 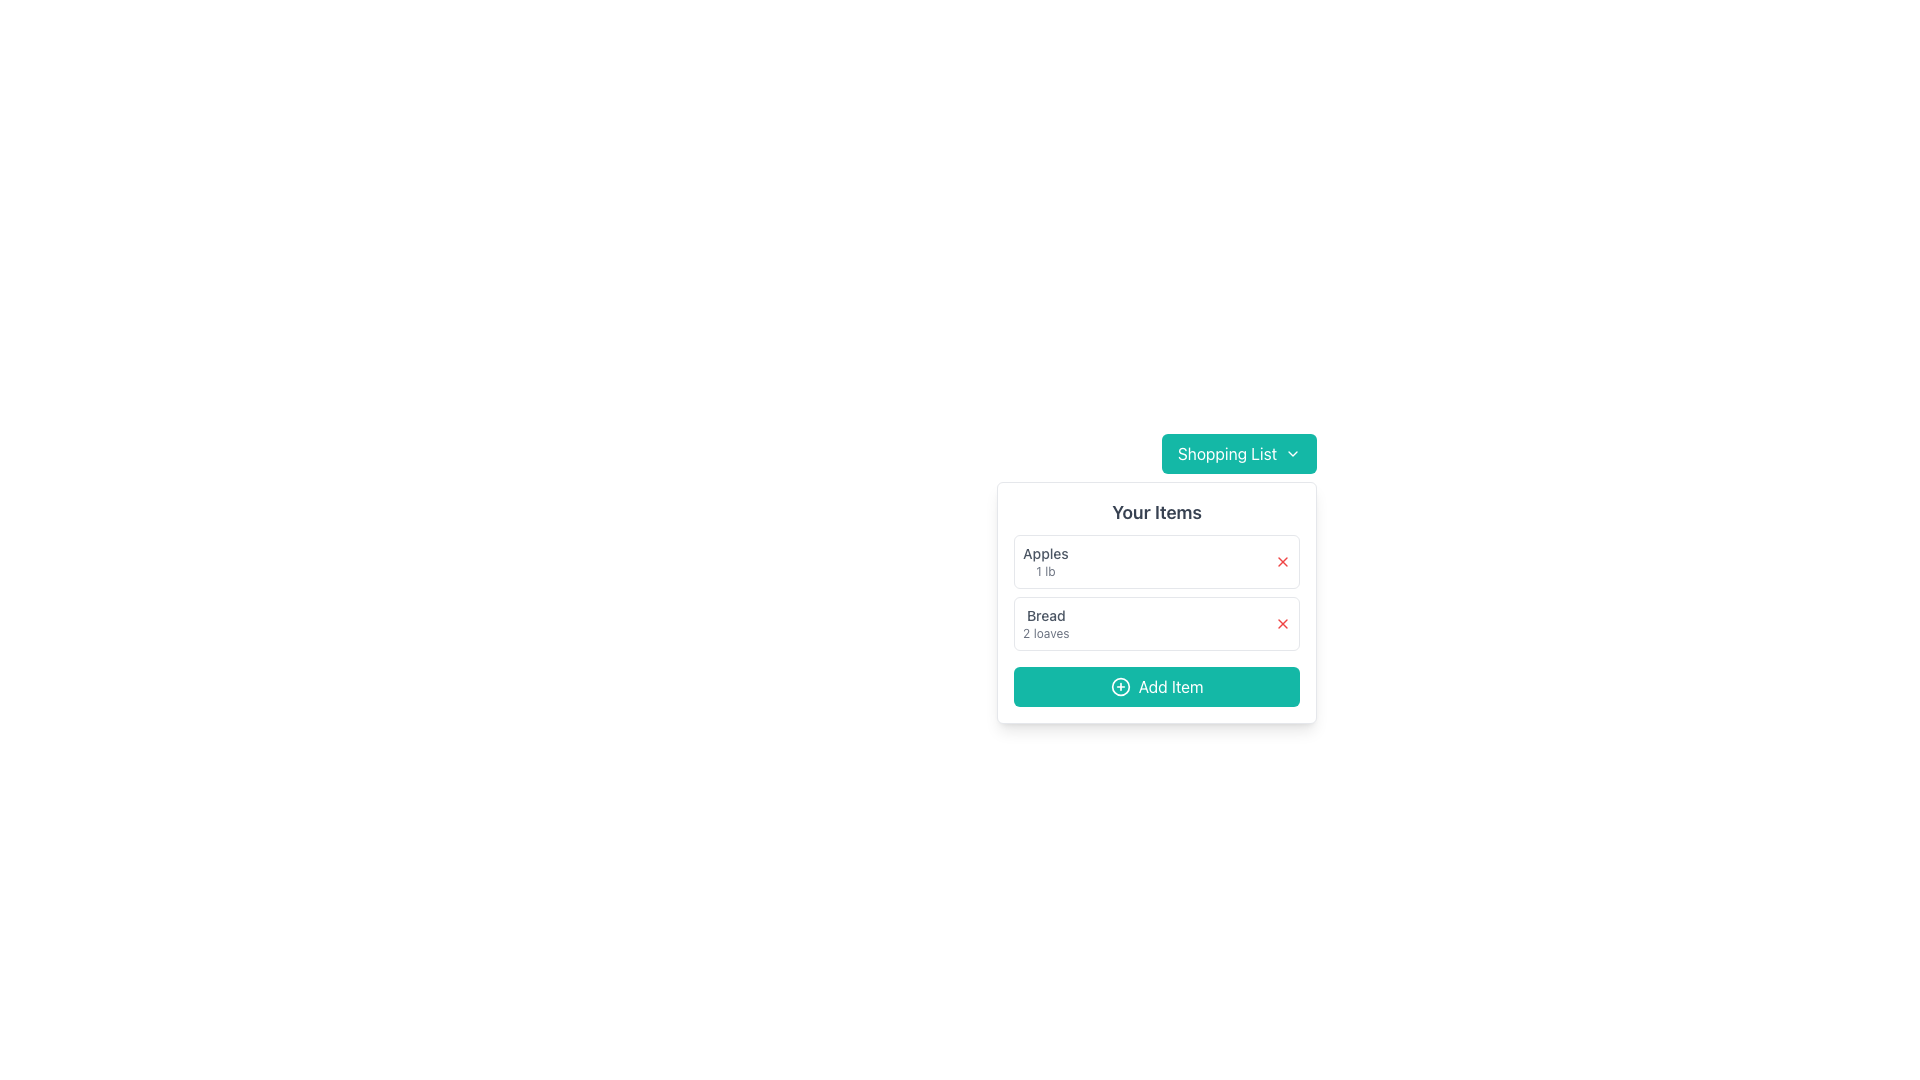 What do you see at coordinates (1045, 615) in the screenshot?
I see `the Text Label that indicates the type of the shopping list item, displaying 'Bread2 loaves', which is positioned above the '2 loaves' text within the shopping list interface` at bounding box center [1045, 615].